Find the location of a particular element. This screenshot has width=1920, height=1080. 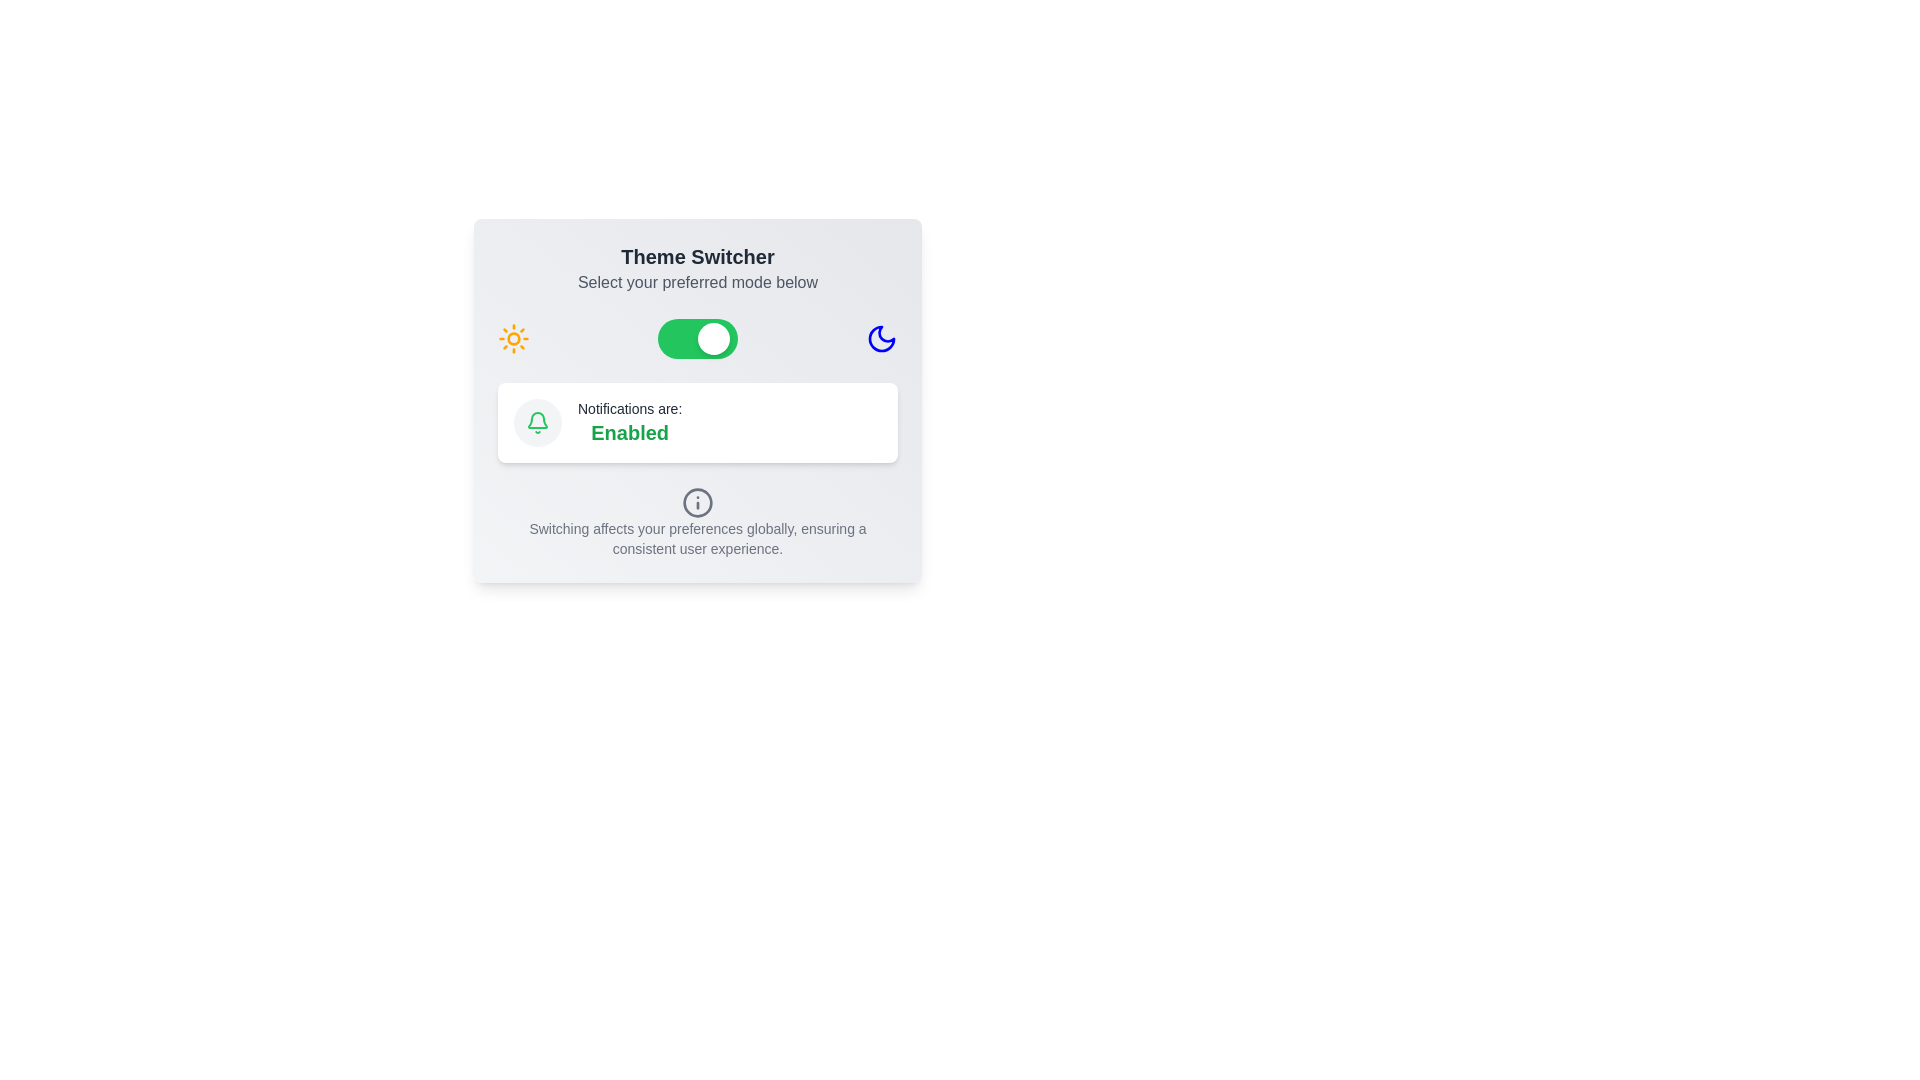

the active bell icon with a green outline, located in the central section of the UI near the 'Notifications are: Enabled' text is located at coordinates (537, 422).